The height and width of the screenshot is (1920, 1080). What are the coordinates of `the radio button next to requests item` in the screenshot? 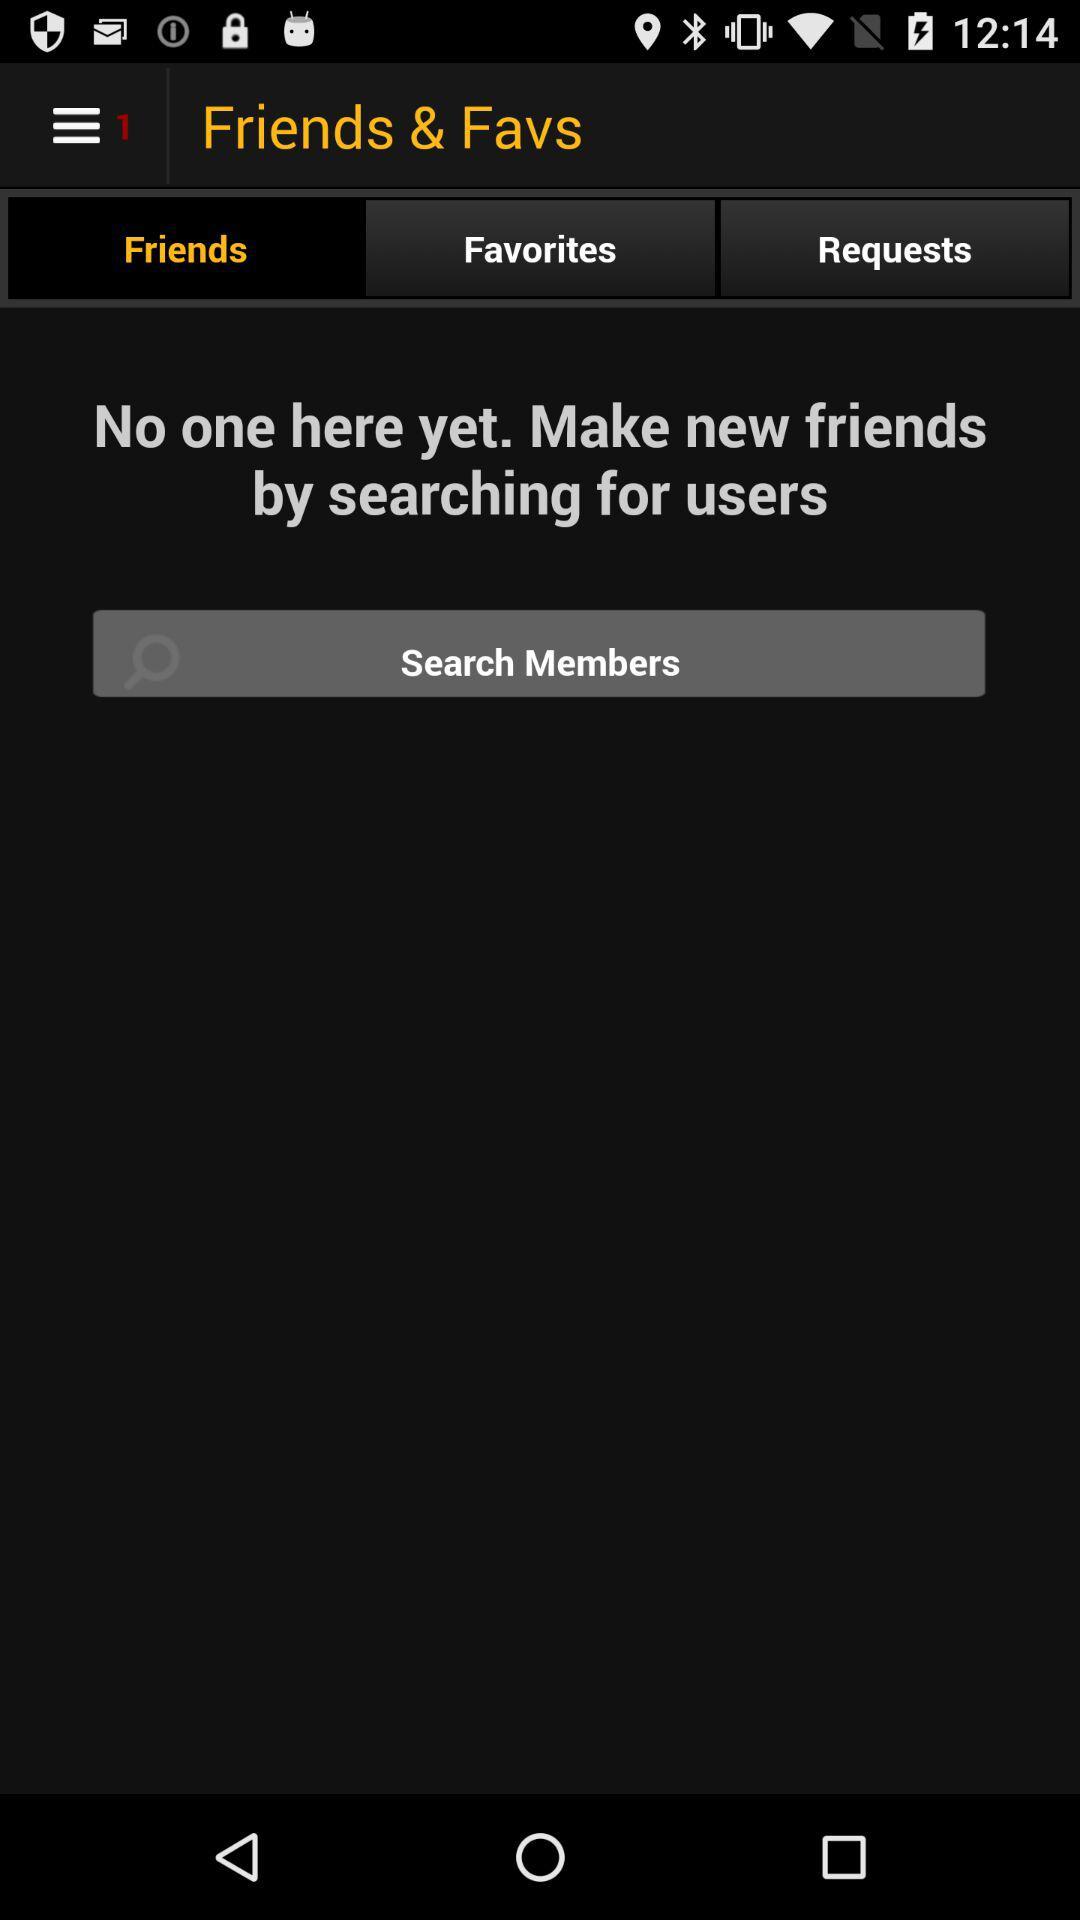 It's located at (540, 247).